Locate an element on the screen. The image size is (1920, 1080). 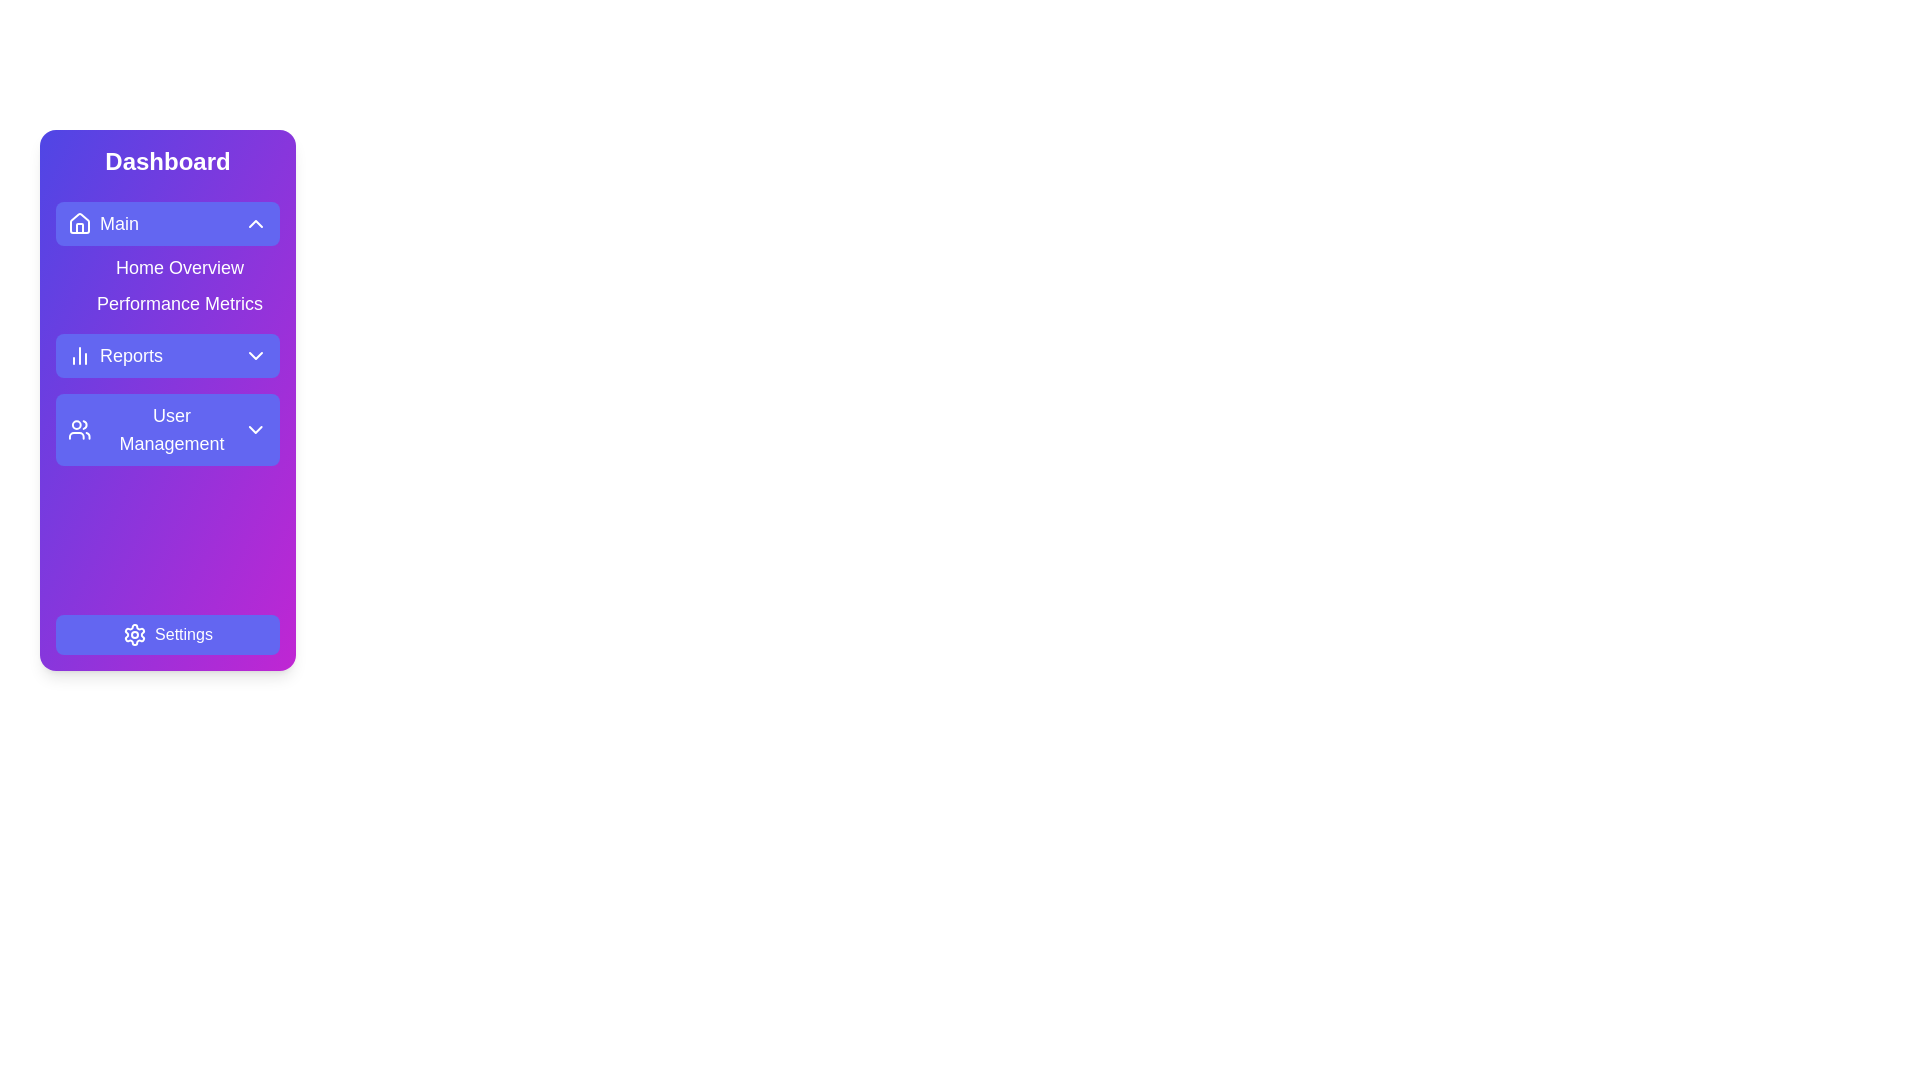
the SVG icon depicting two user figures located in the sidebar of the dashboard interface, positioned to the left of the text 'User Management' is located at coordinates (79, 428).